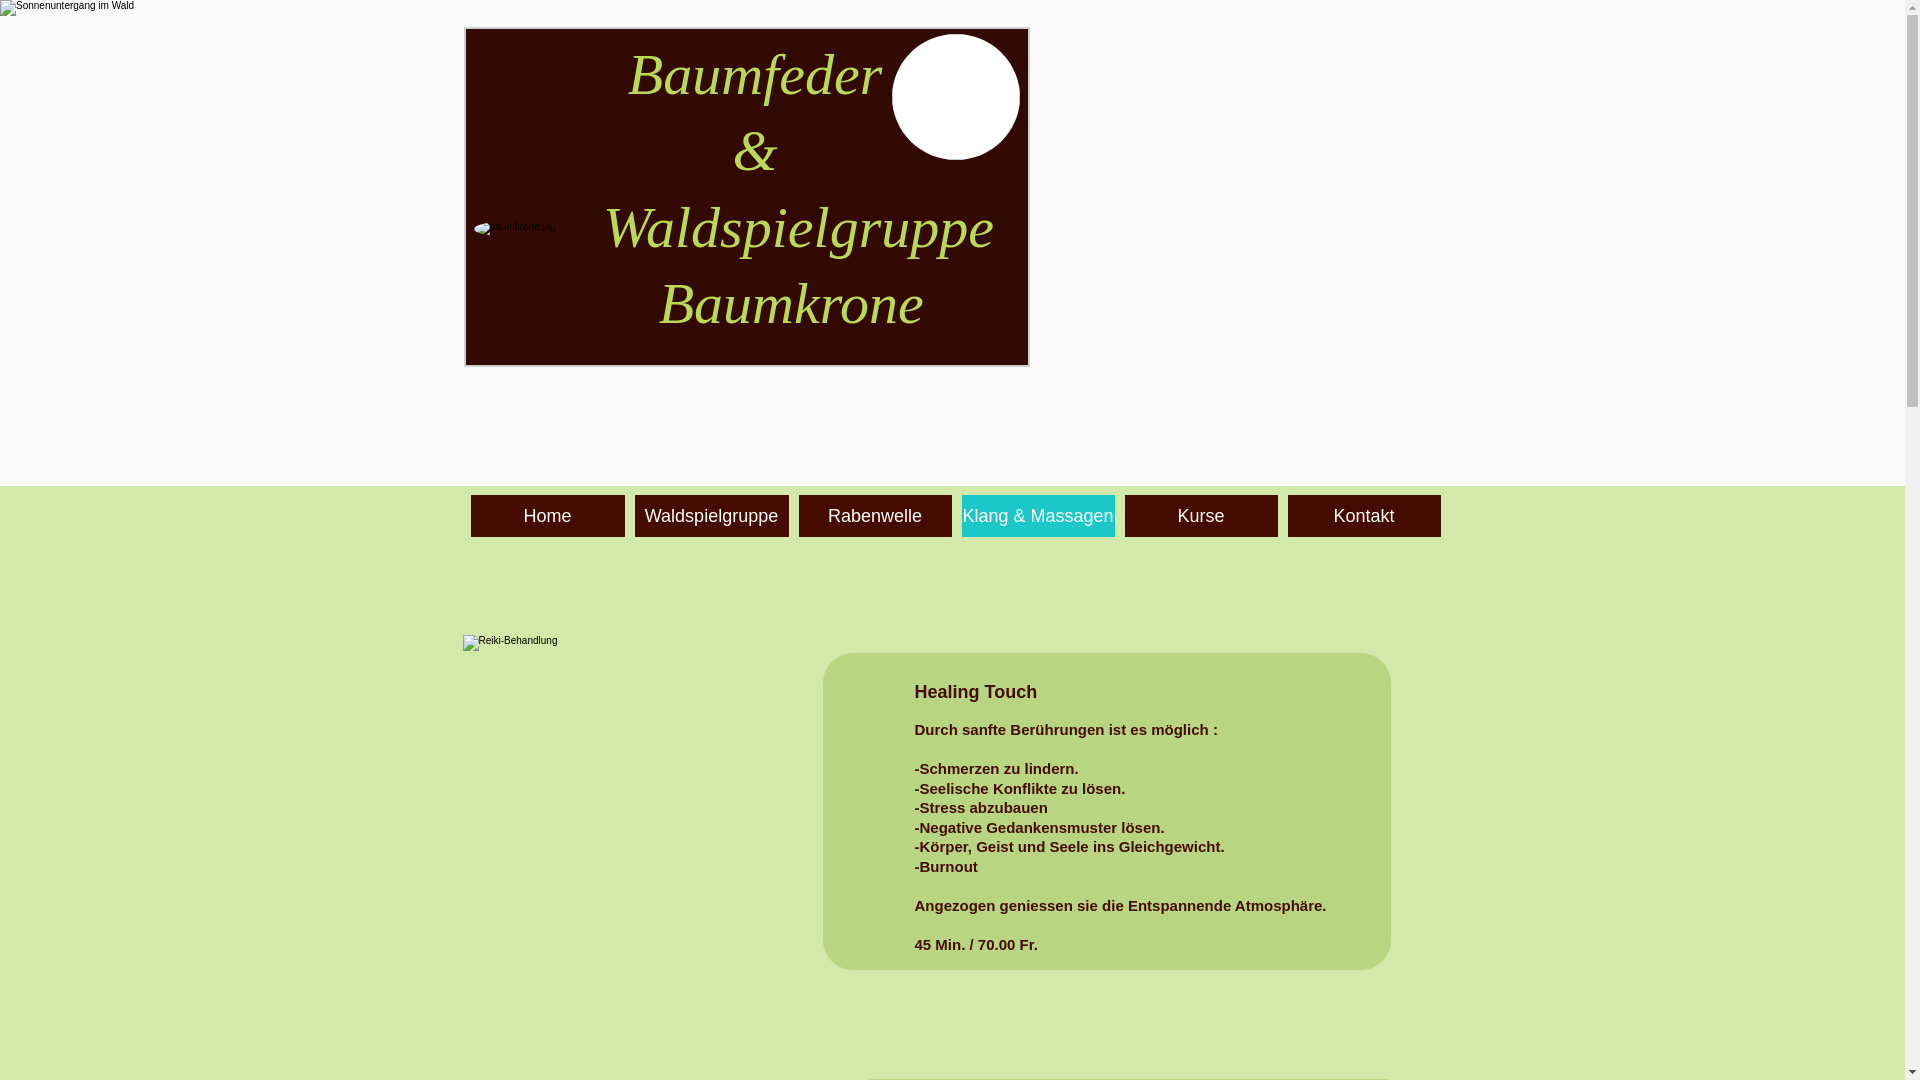 Image resolution: width=1920 pixels, height=1080 pixels. I want to click on 'Home', so click(547, 515).